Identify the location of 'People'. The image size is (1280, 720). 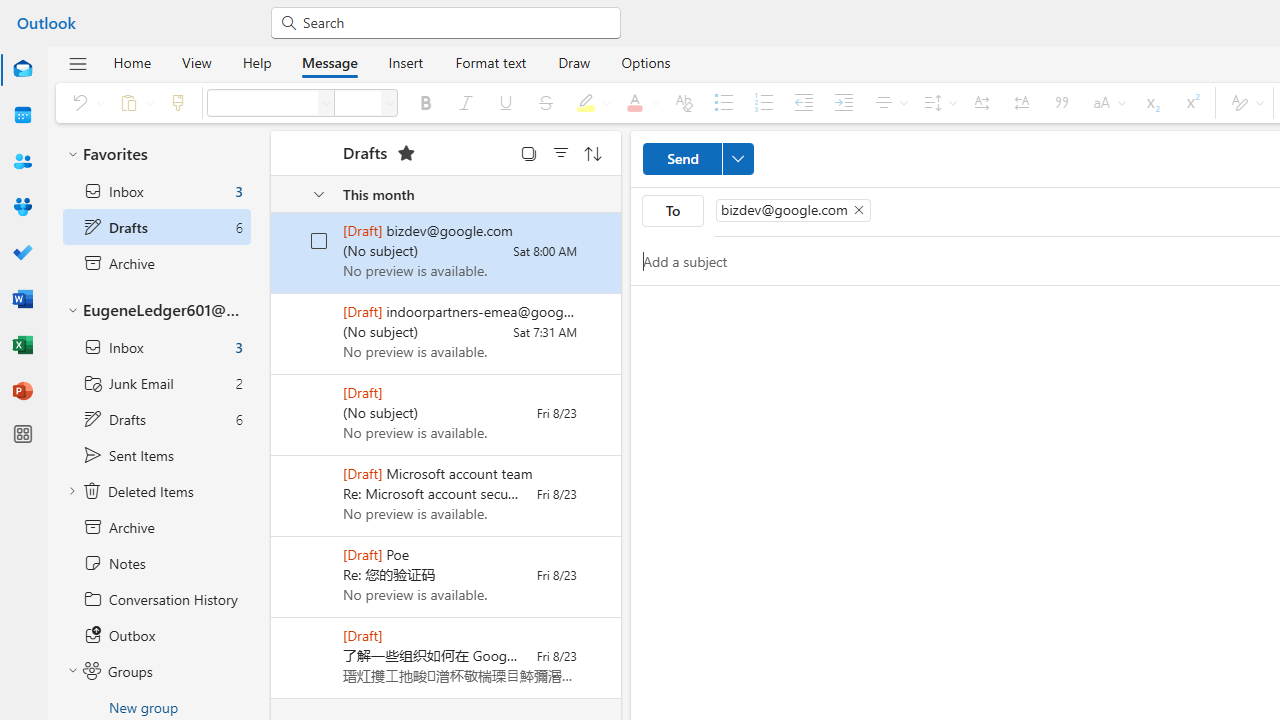
(23, 161).